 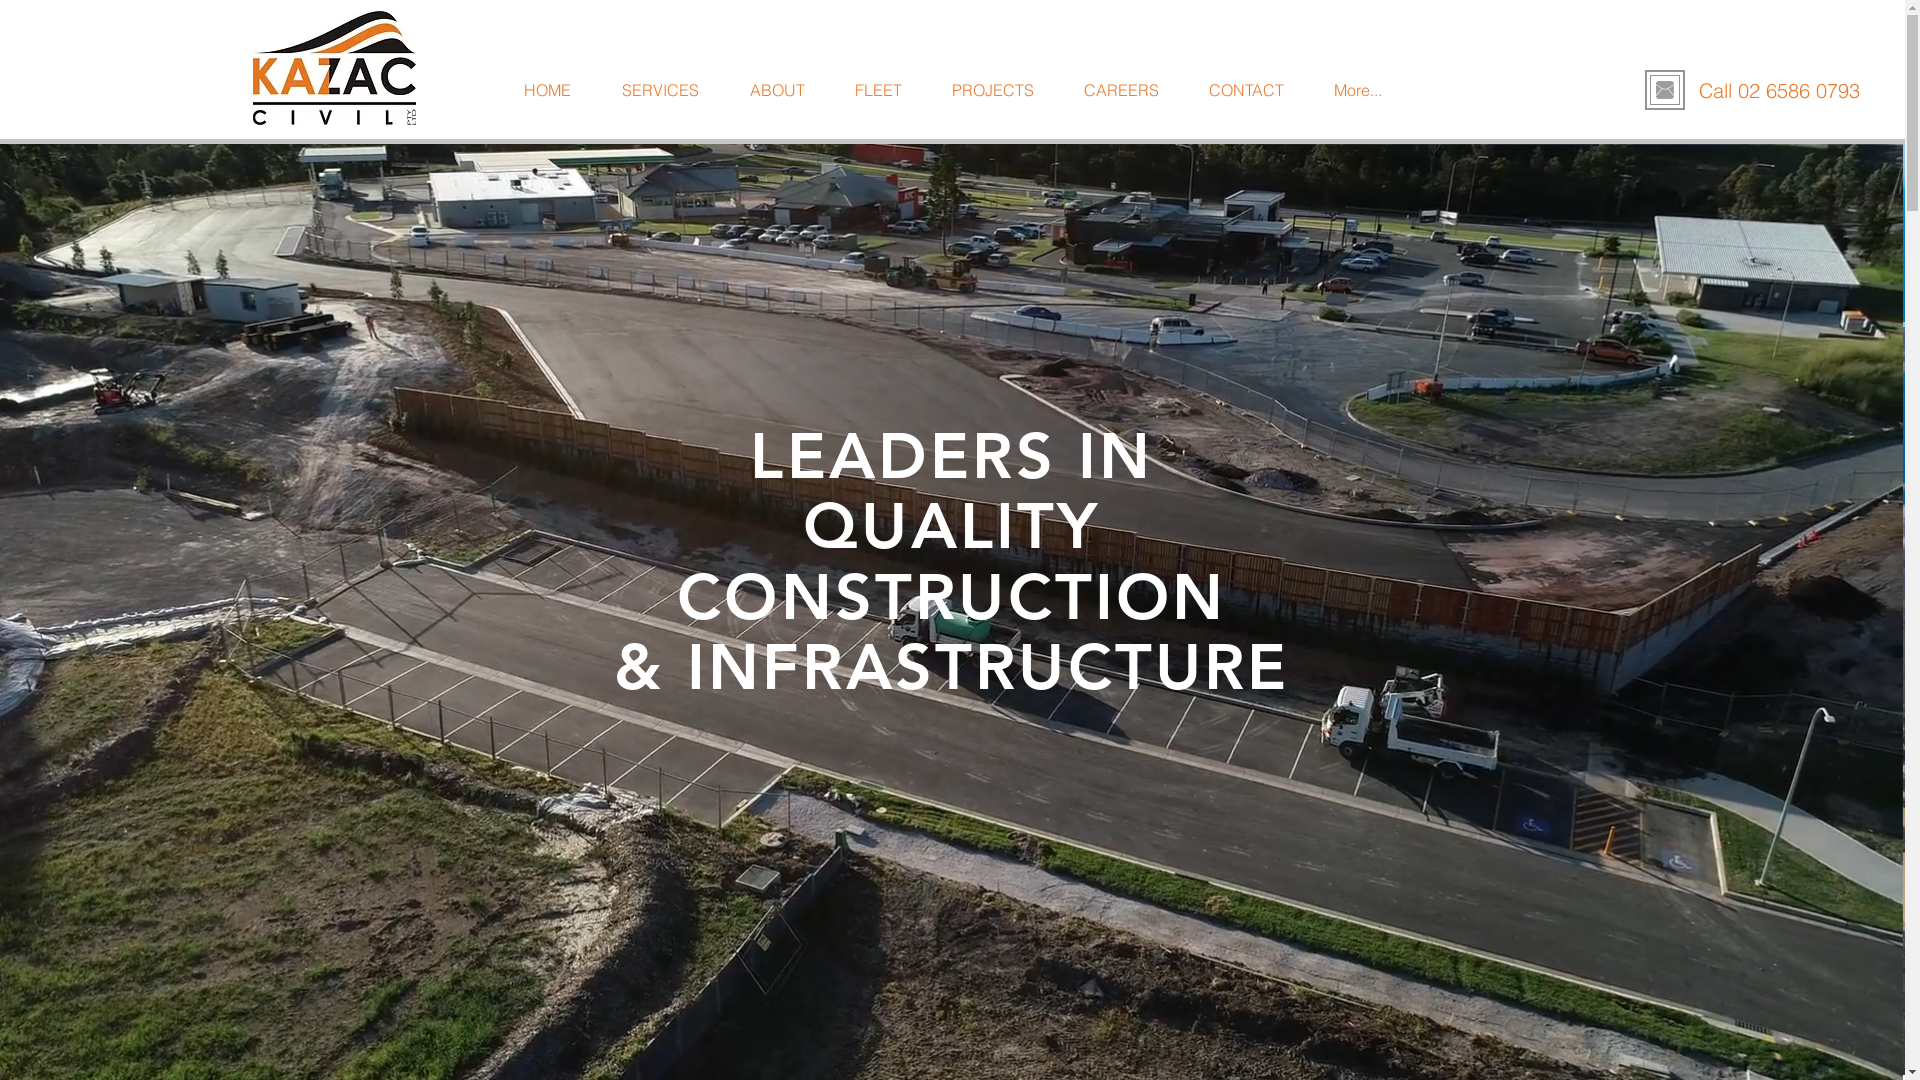 What do you see at coordinates (498, 90) in the screenshot?
I see `'HOME'` at bounding box center [498, 90].